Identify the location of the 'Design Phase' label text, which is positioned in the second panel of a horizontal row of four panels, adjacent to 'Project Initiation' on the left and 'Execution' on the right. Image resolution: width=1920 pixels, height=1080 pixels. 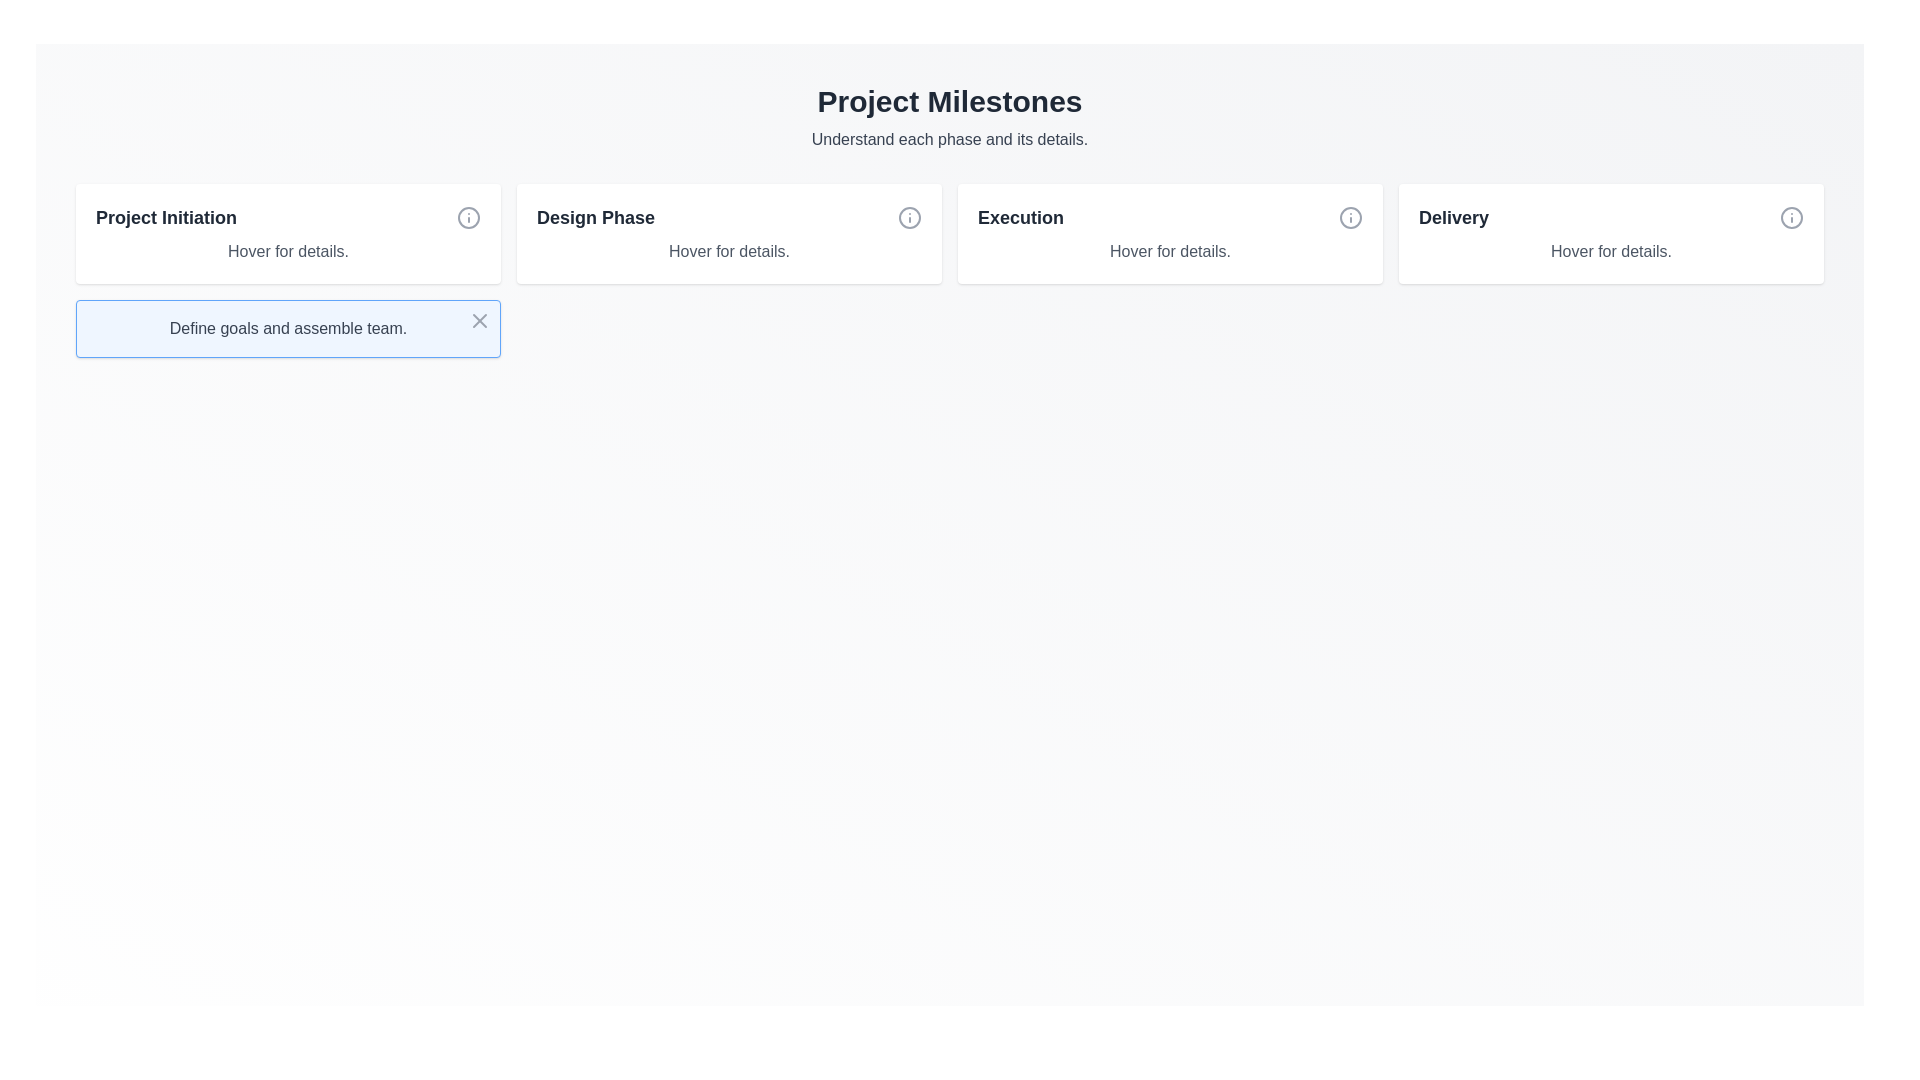
(594, 218).